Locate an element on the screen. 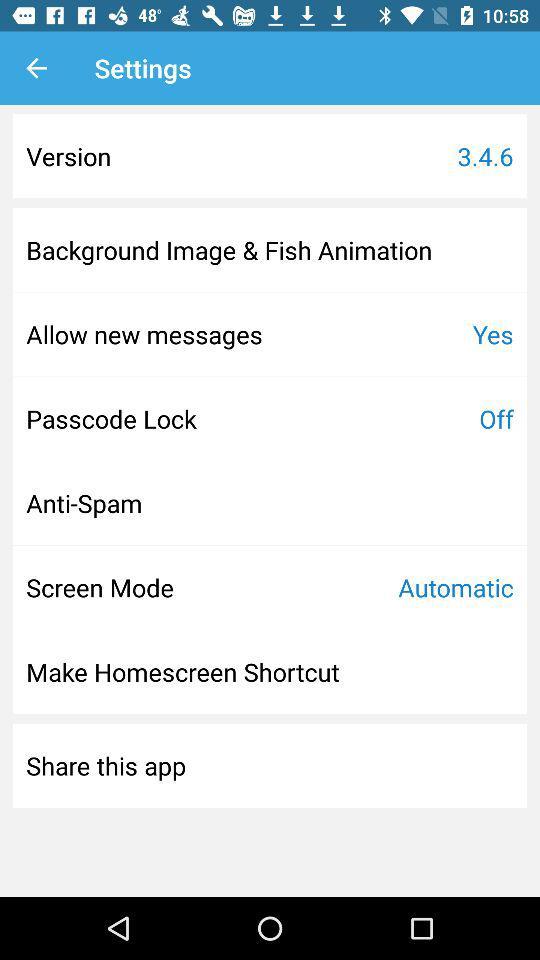 The width and height of the screenshot is (540, 960). the yes is located at coordinates (492, 334).